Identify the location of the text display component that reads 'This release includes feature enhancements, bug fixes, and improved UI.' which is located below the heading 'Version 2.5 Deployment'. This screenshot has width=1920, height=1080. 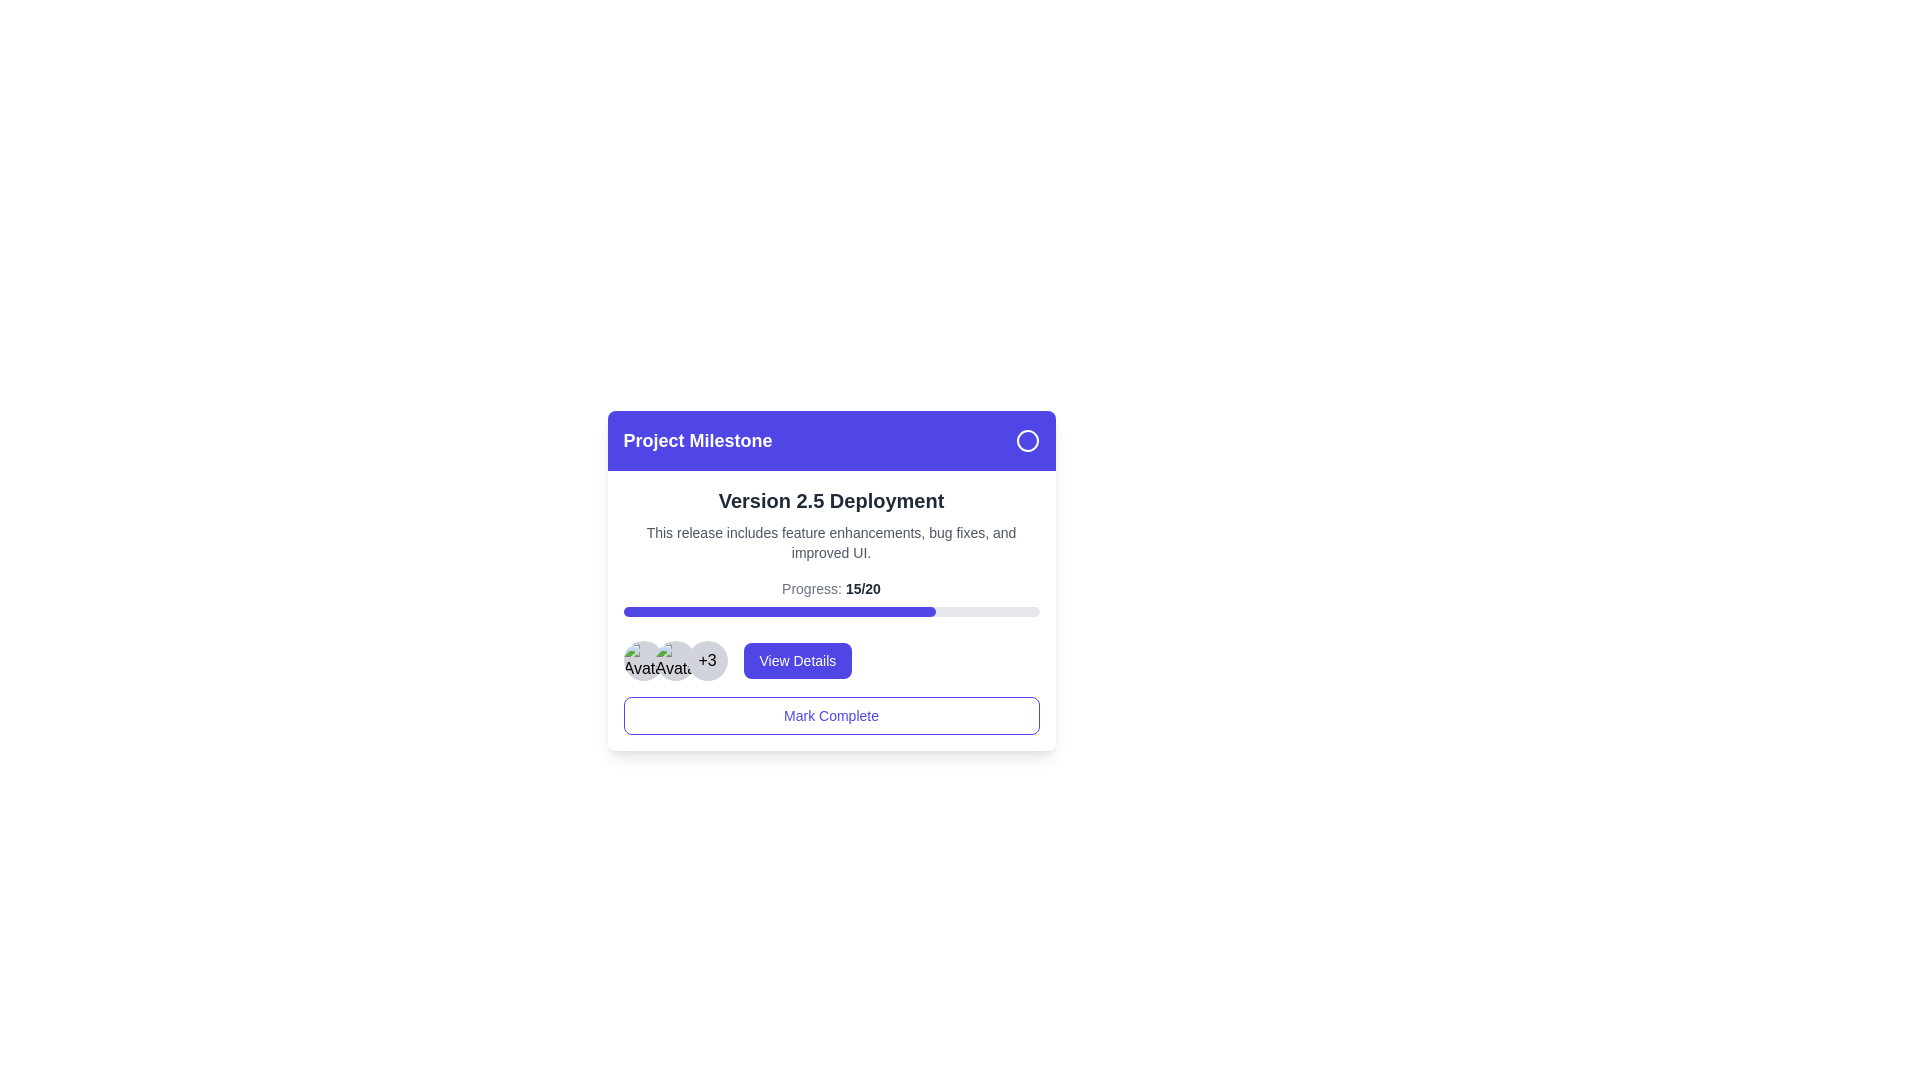
(831, 543).